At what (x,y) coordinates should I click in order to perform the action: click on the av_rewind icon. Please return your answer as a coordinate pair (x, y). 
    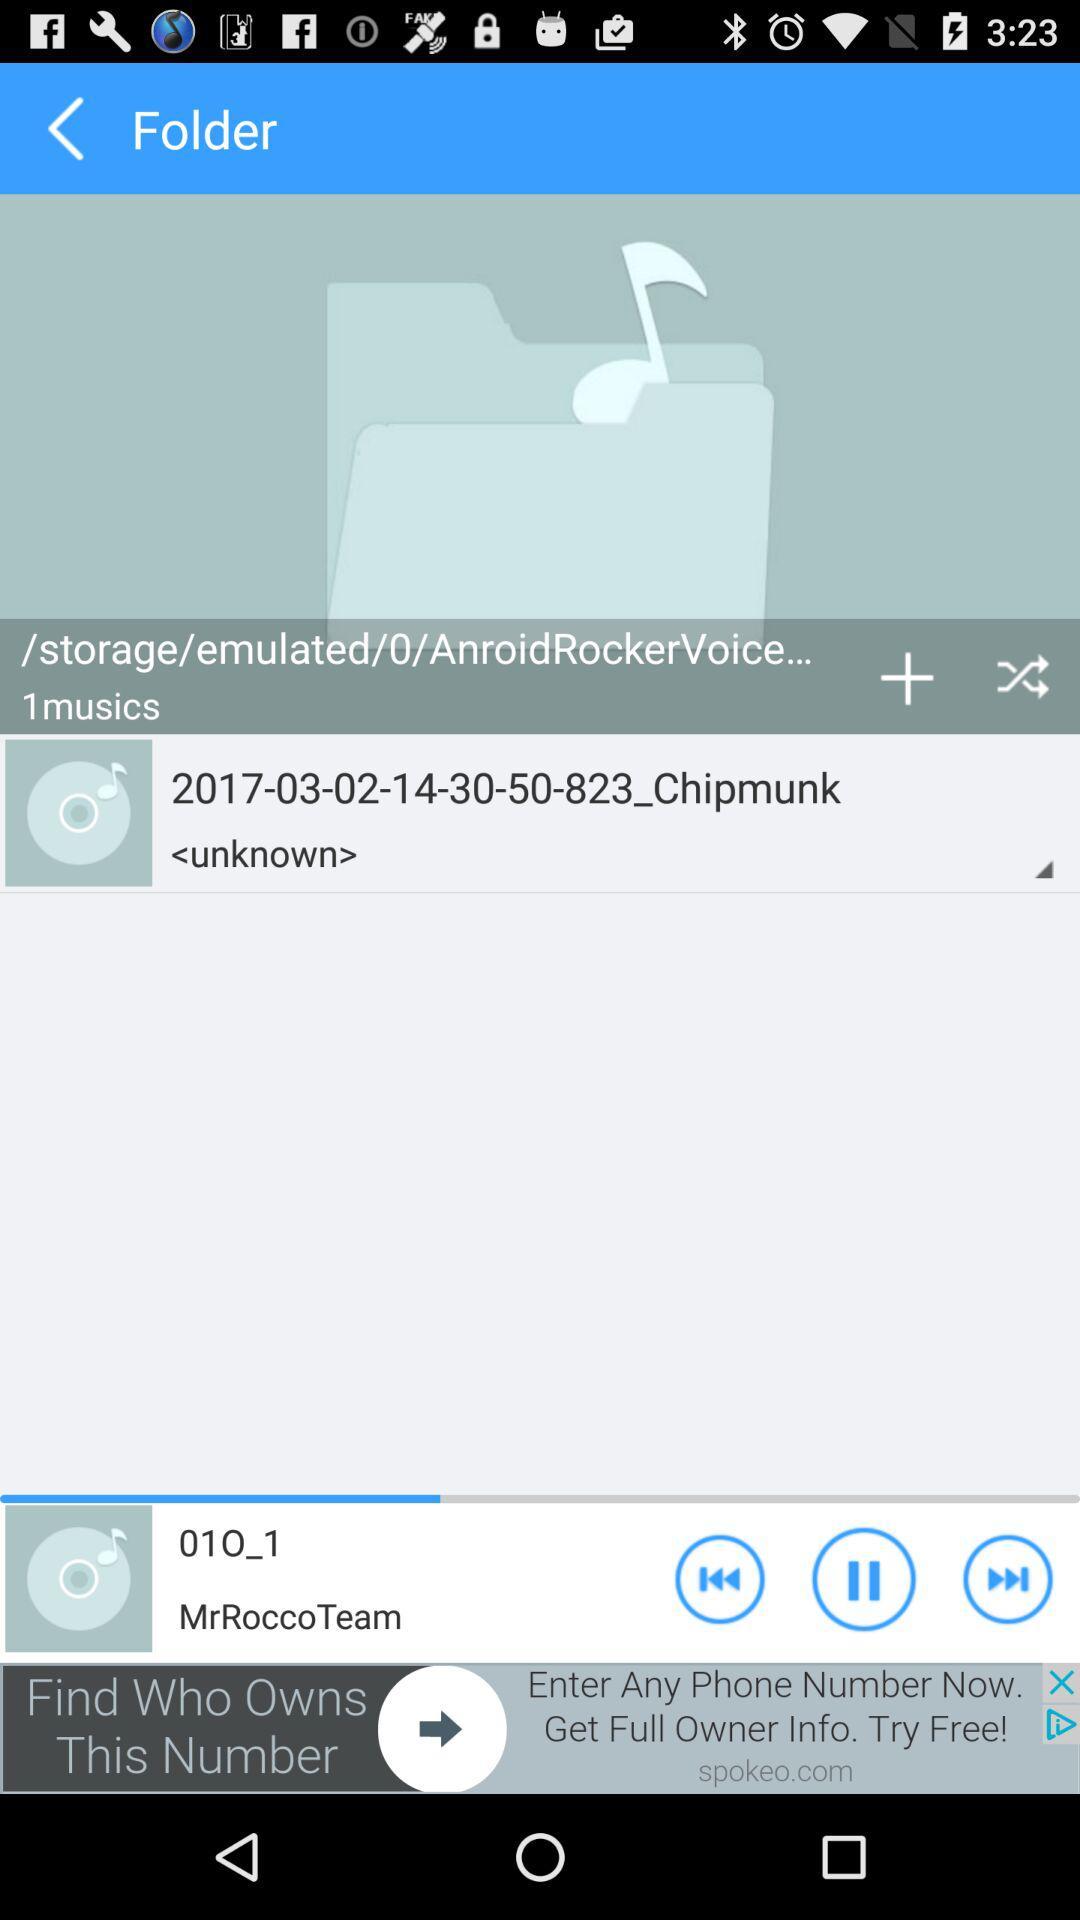
    Looking at the image, I should click on (720, 1688).